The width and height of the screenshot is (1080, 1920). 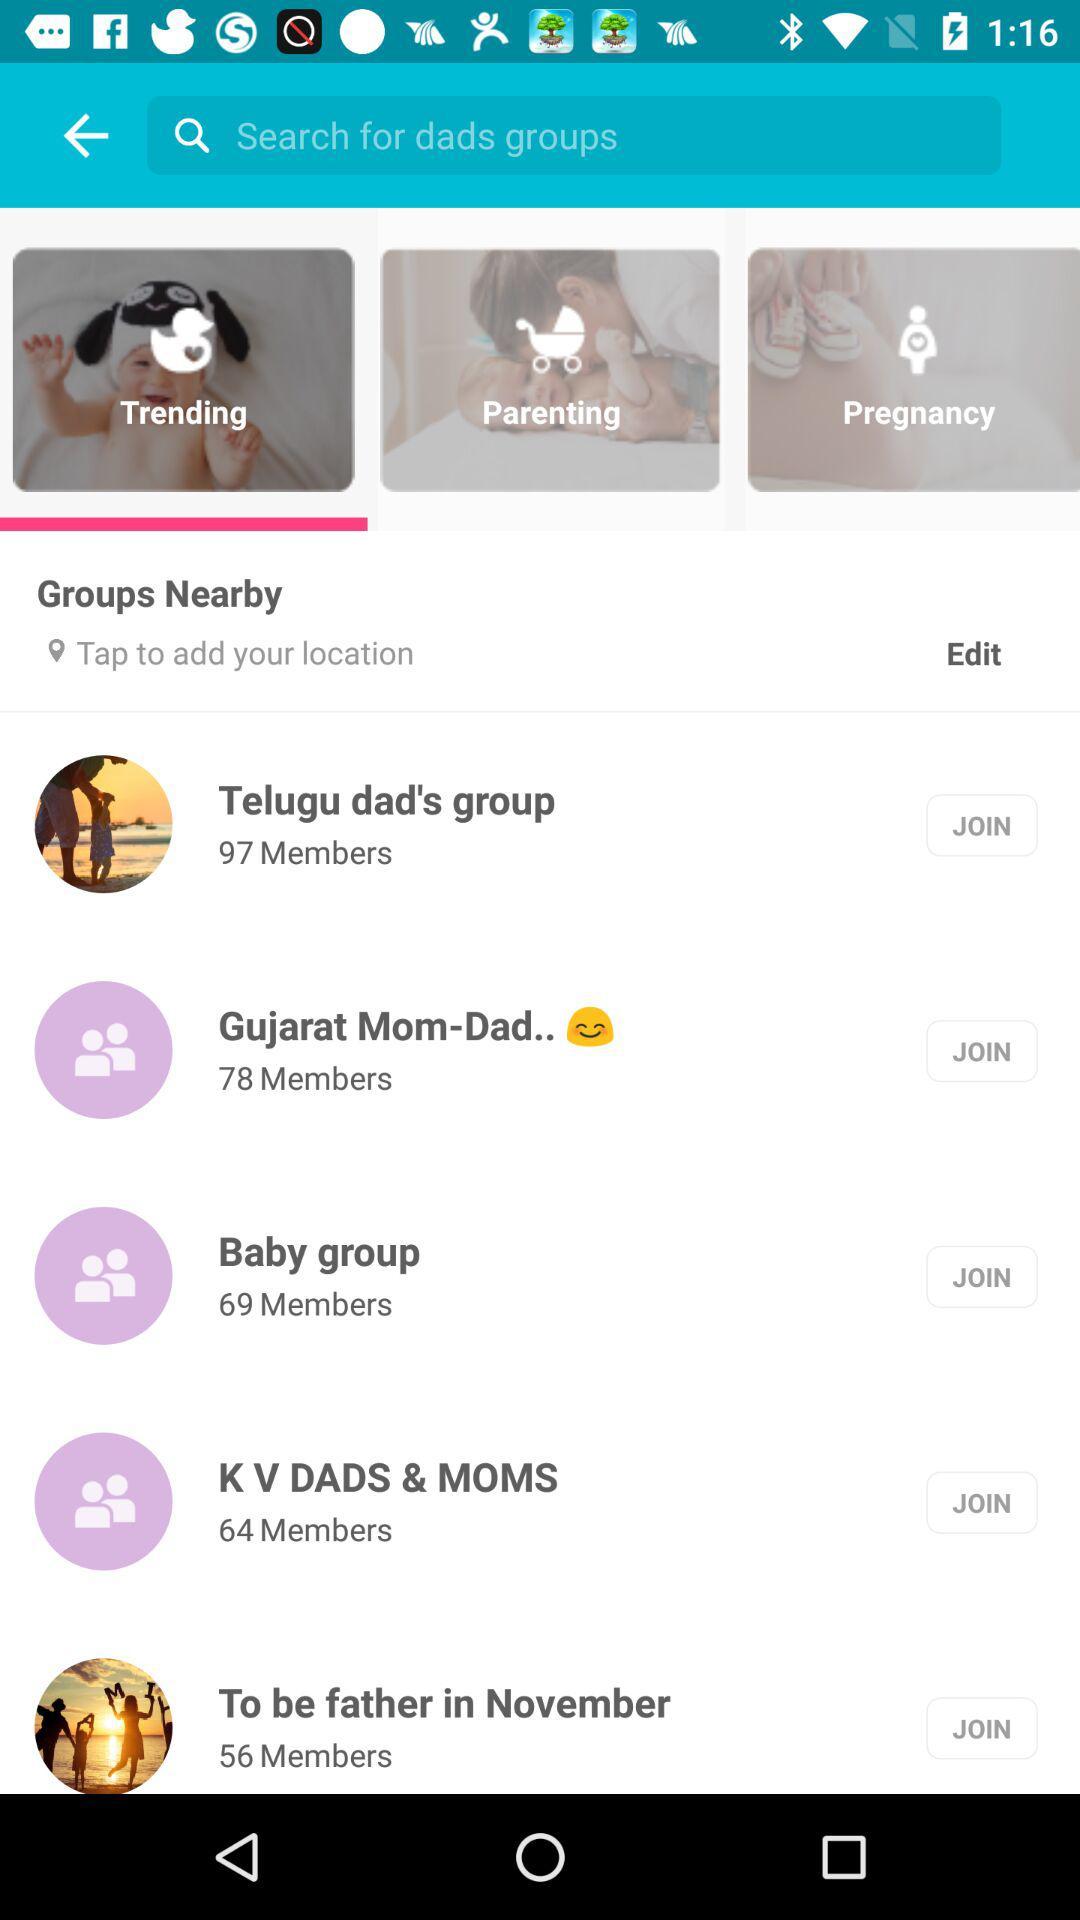 I want to click on the item next to members, so click(x=235, y=1753).